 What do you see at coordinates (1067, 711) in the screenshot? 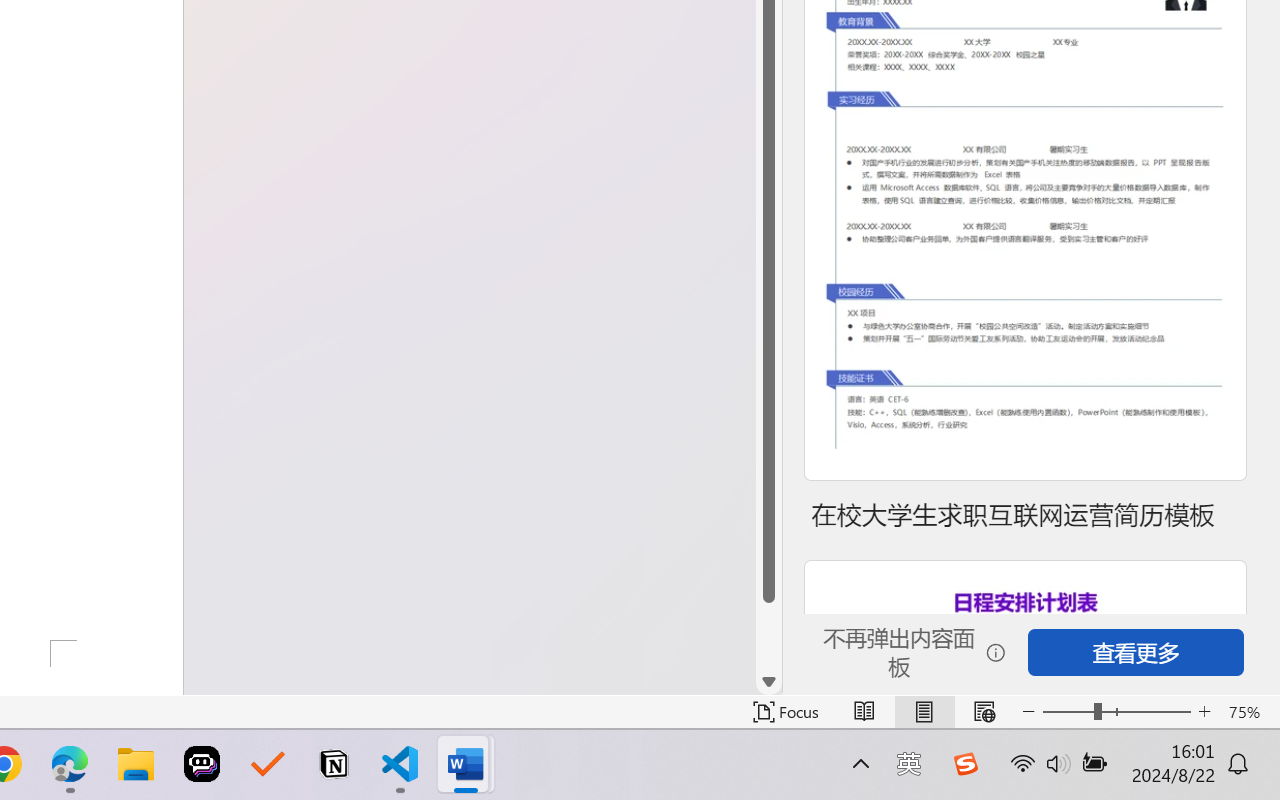
I see `'Zoom Out'` at bounding box center [1067, 711].